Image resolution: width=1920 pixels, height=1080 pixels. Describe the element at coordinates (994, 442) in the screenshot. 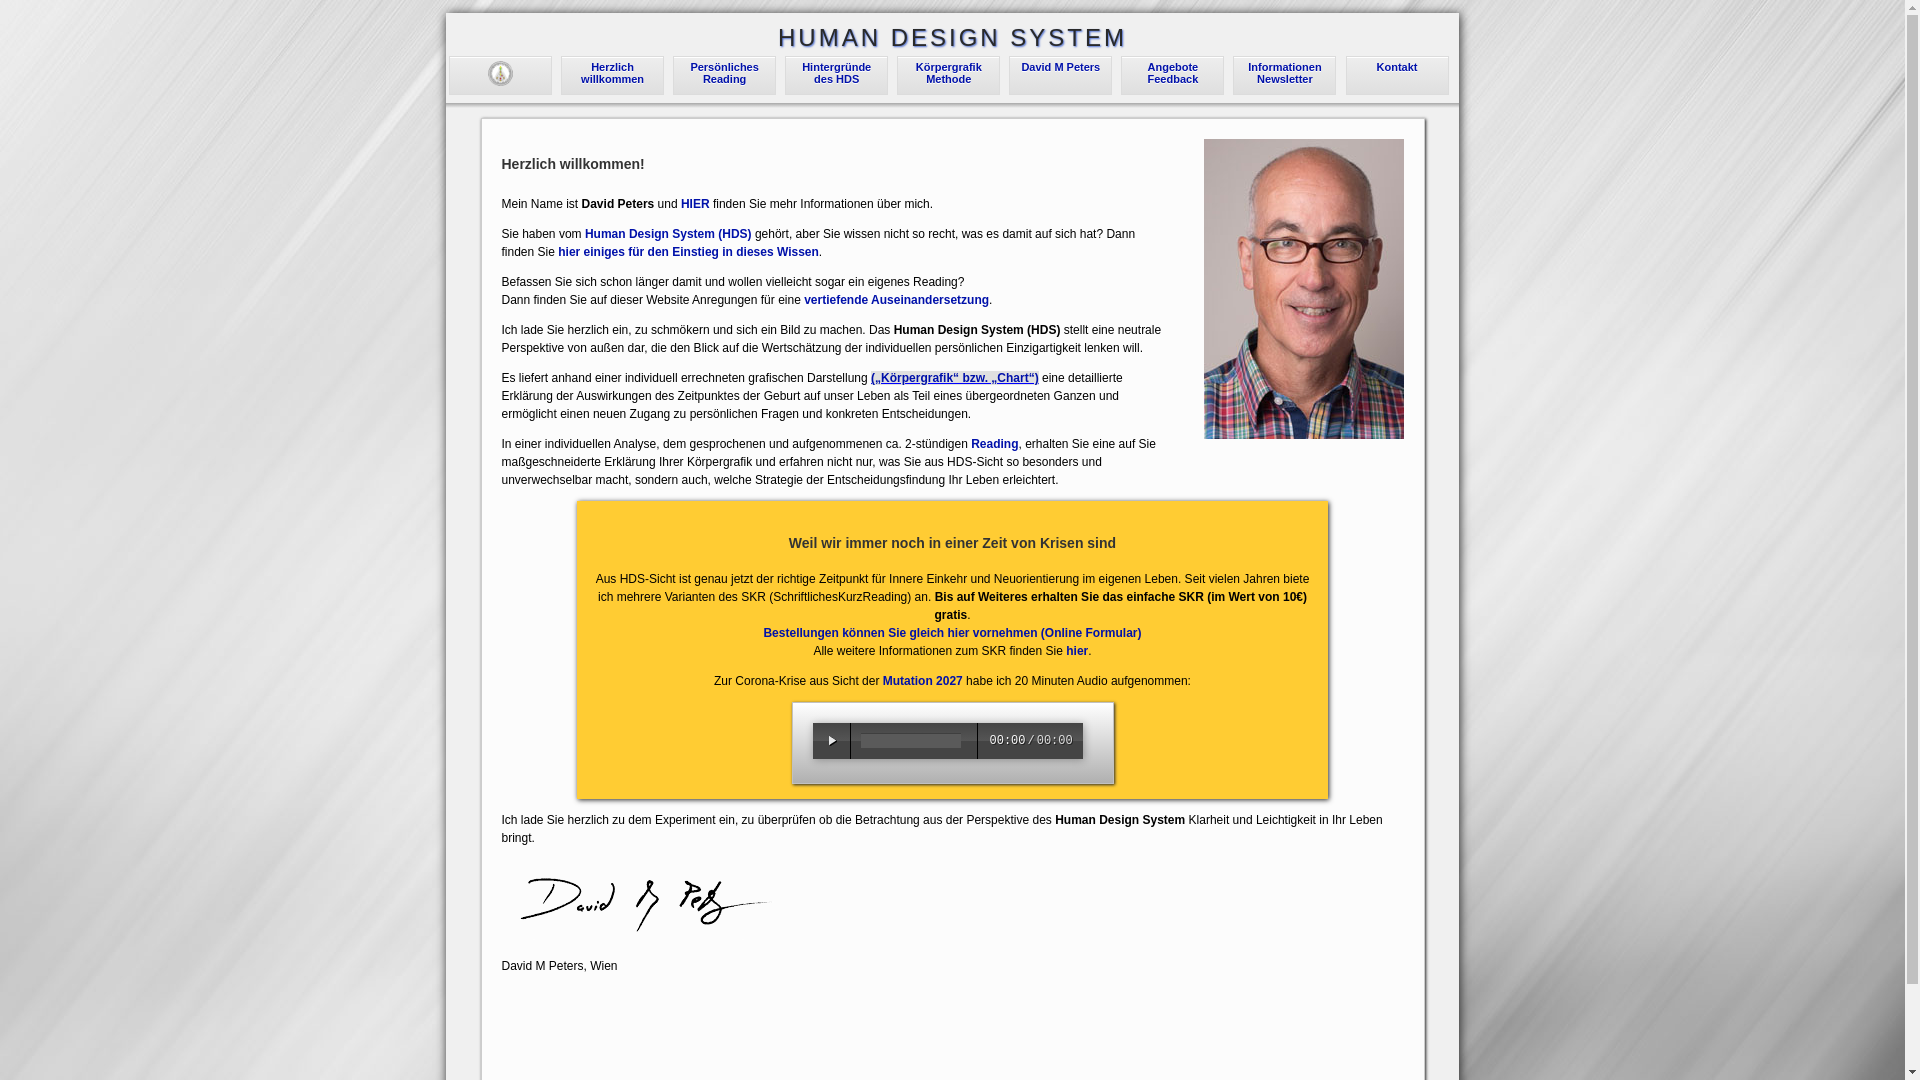

I see `'Reading'` at that location.